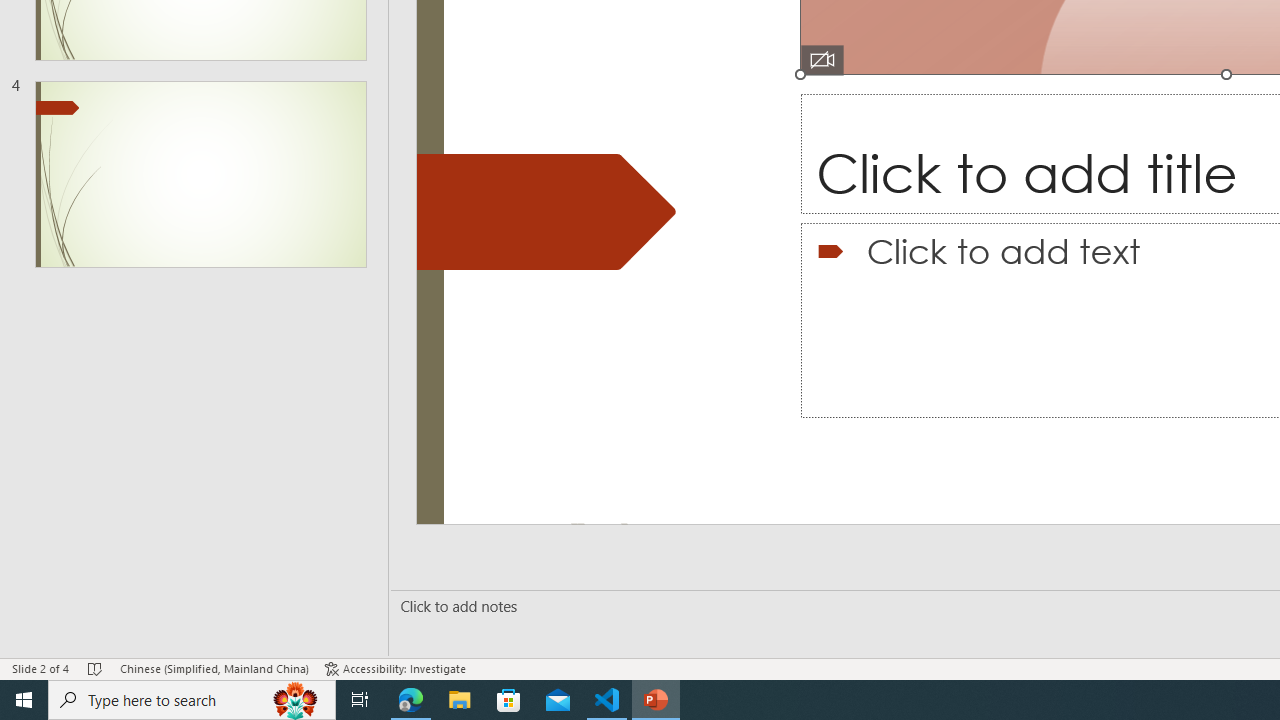  What do you see at coordinates (546, 212) in the screenshot?
I see `'Decorative Locked'` at bounding box center [546, 212].